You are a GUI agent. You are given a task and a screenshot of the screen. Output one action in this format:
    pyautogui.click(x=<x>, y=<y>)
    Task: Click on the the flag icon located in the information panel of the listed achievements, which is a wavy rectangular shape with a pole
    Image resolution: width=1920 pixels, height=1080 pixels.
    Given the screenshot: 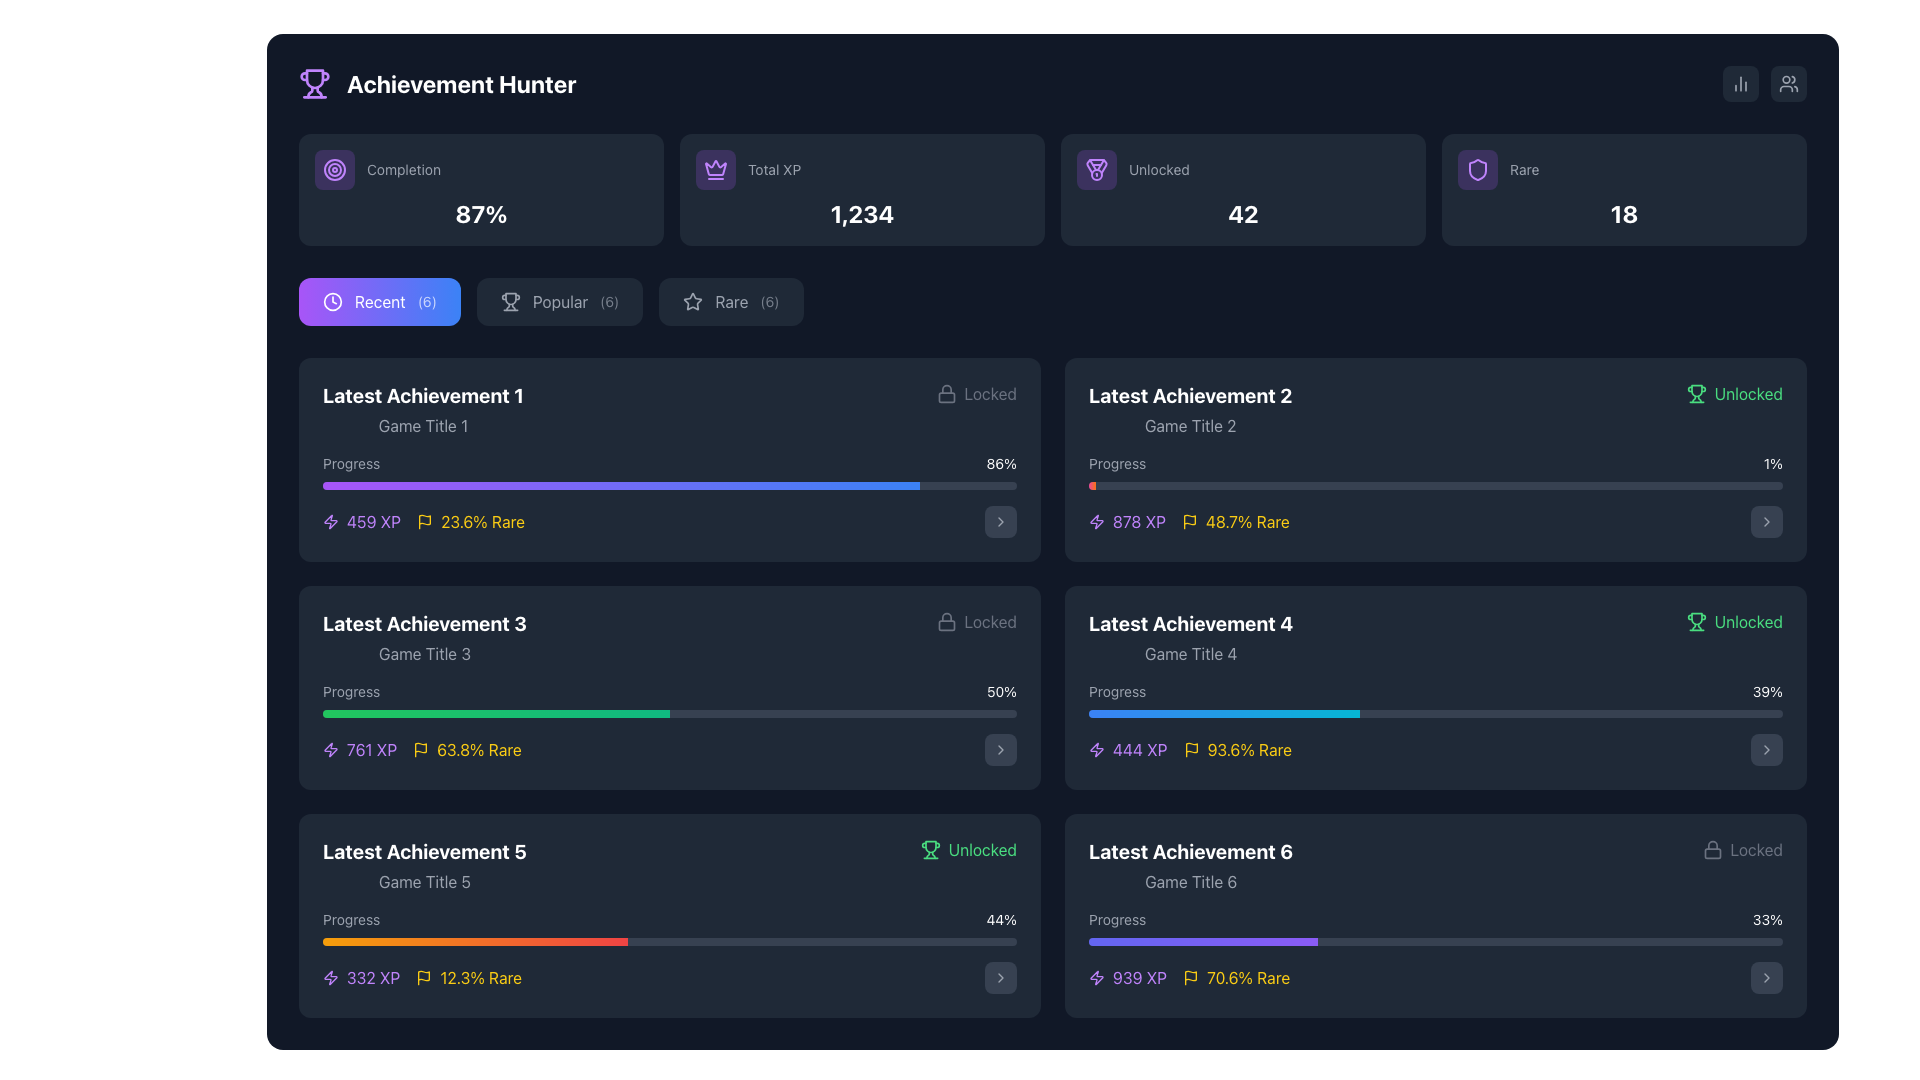 What is the action you would take?
    pyautogui.click(x=420, y=748)
    